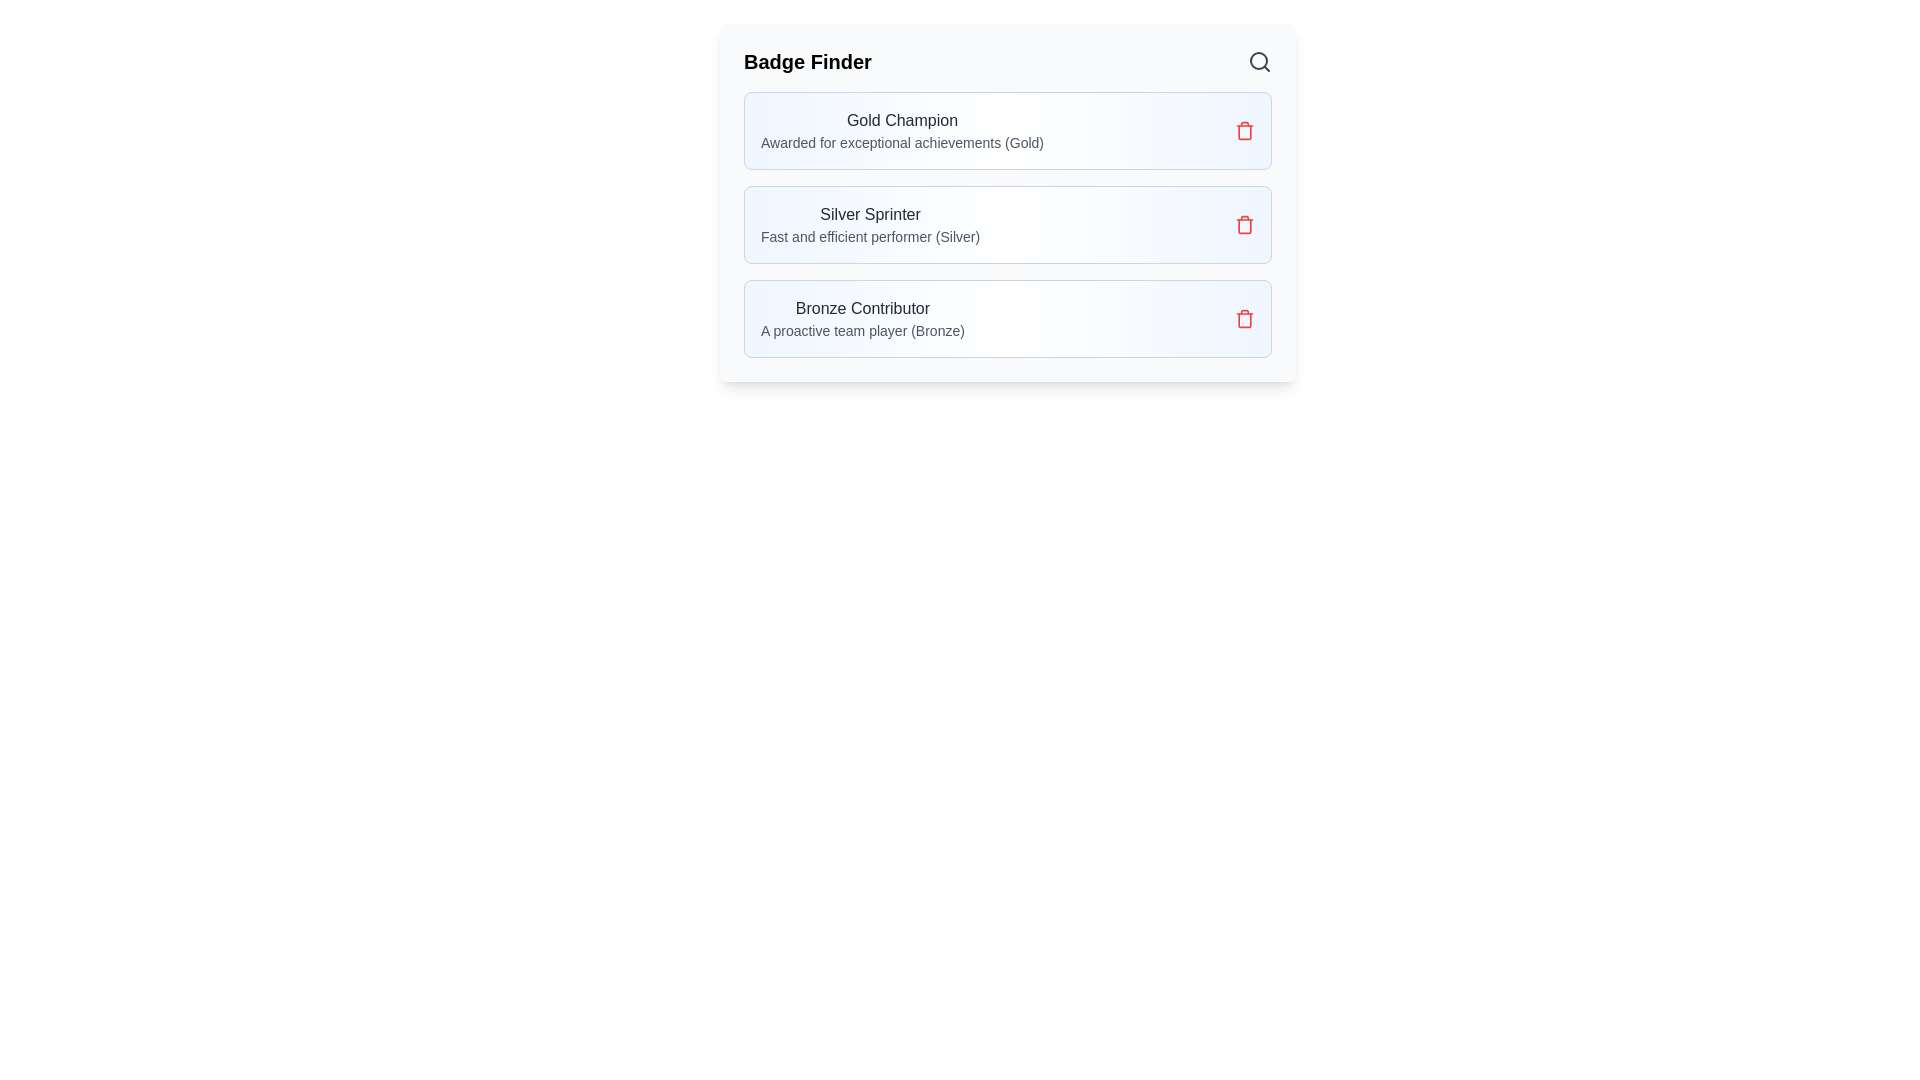  I want to click on the magnifying glass icon button located at the top-right corner of the 'Badge Finder' section to initiate a search, so click(1258, 60).